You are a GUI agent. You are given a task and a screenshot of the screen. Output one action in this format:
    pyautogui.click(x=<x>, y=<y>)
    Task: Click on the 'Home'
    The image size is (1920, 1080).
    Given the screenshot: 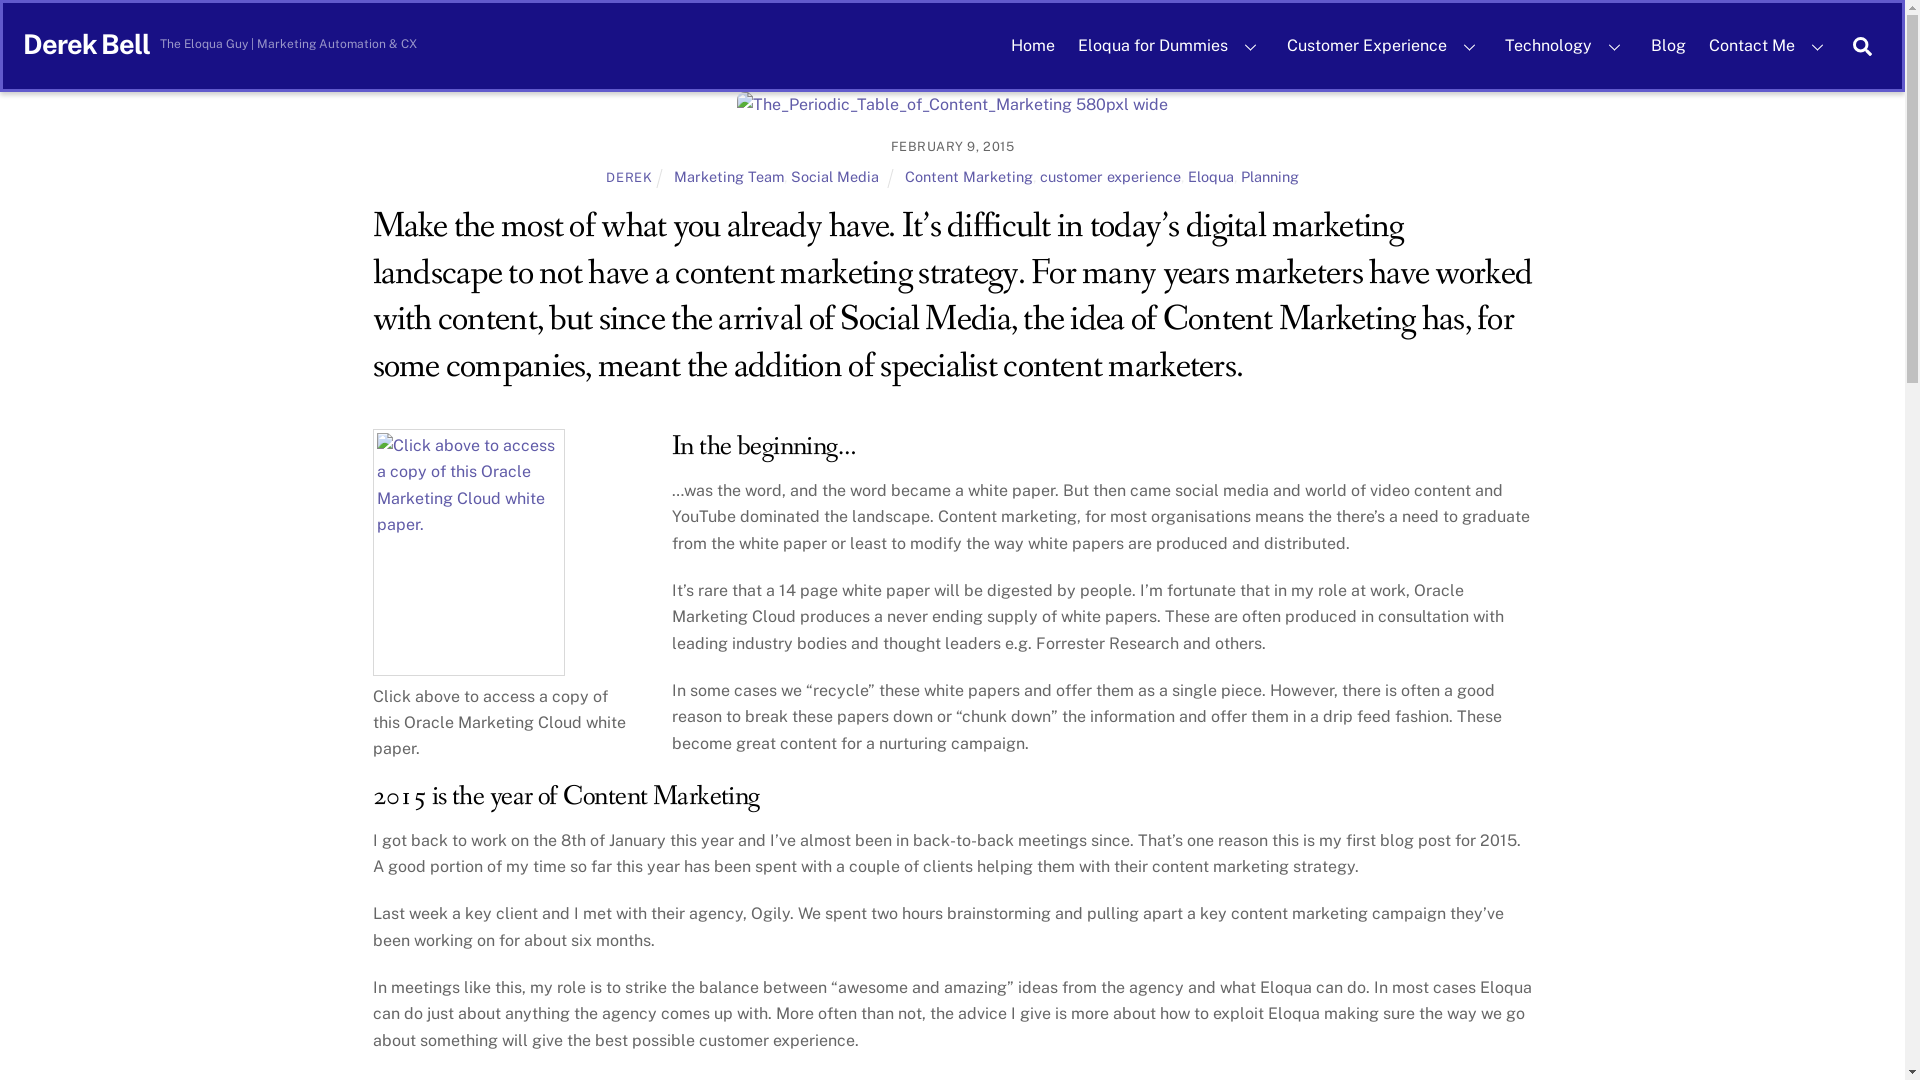 What is the action you would take?
    pyautogui.click(x=1032, y=45)
    